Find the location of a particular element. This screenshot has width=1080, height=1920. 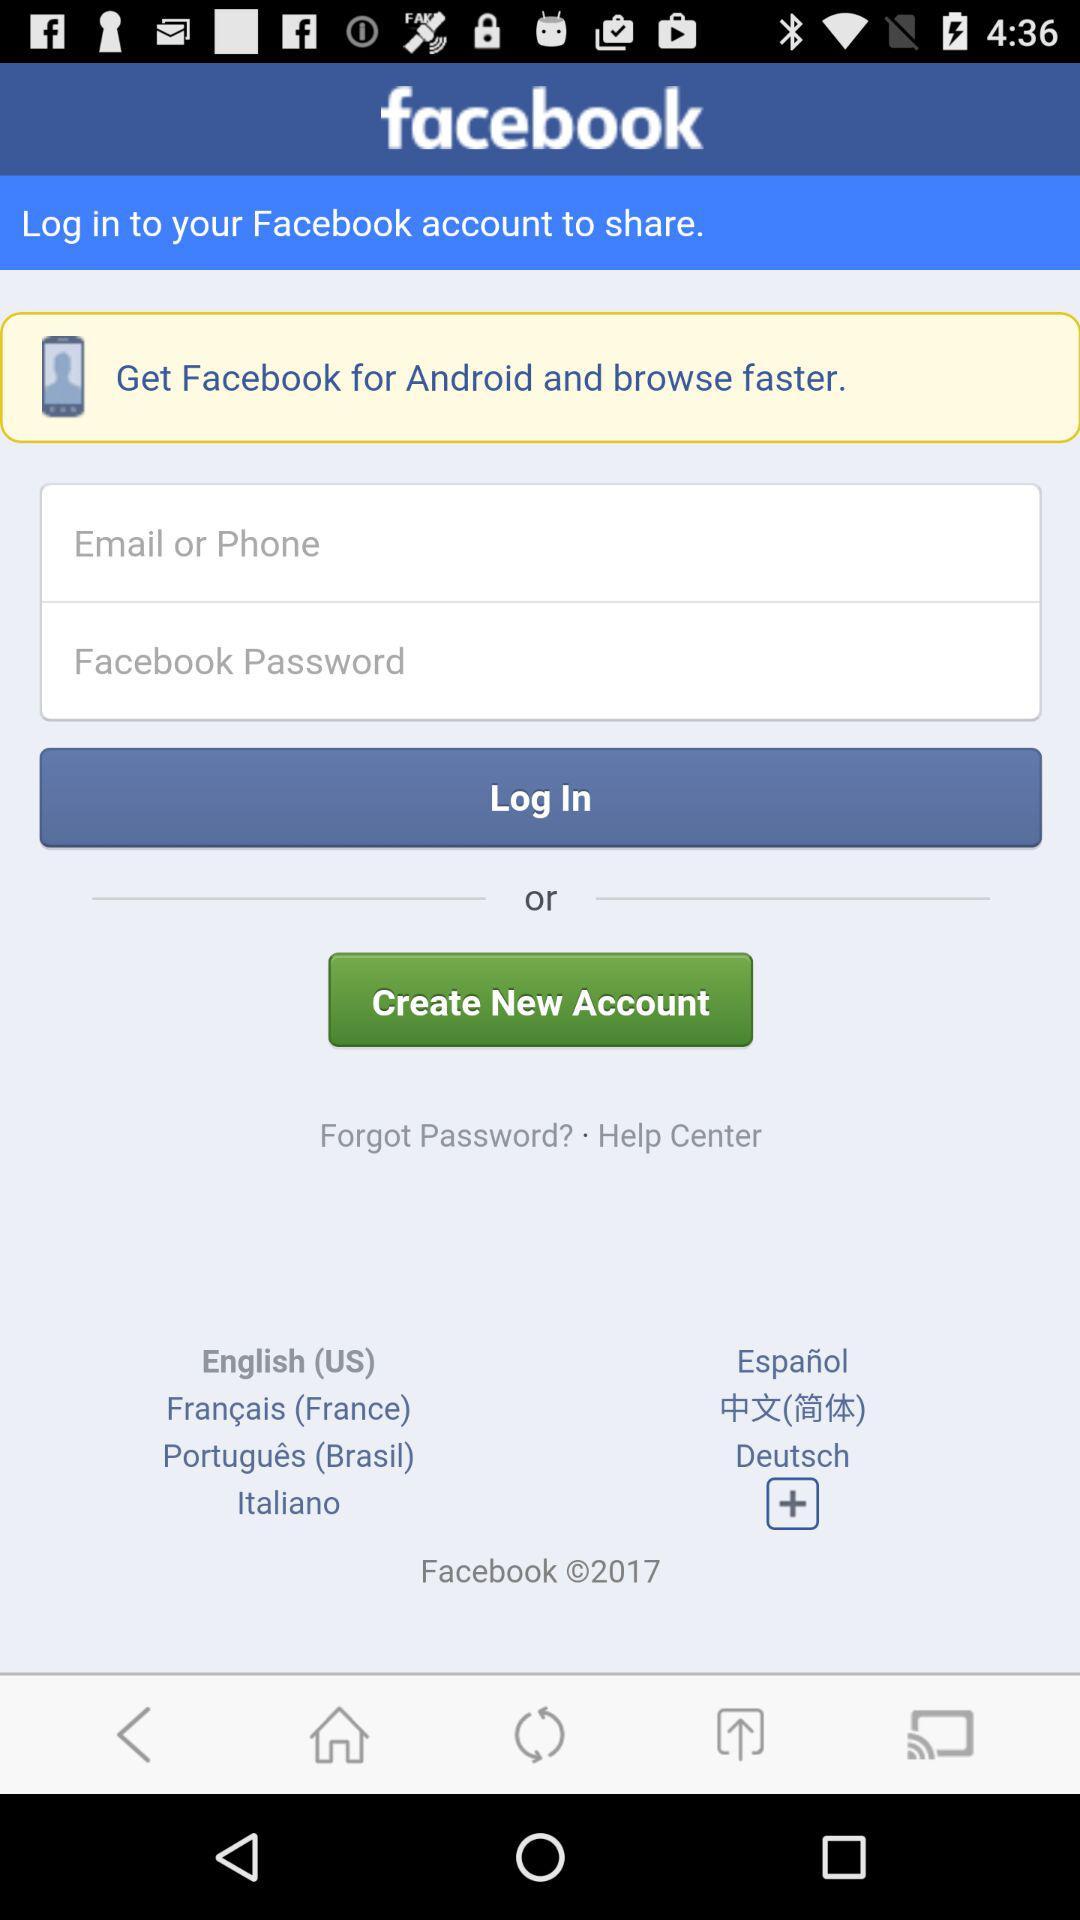

the arrow_backward icon is located at coordinates (138, 1855).